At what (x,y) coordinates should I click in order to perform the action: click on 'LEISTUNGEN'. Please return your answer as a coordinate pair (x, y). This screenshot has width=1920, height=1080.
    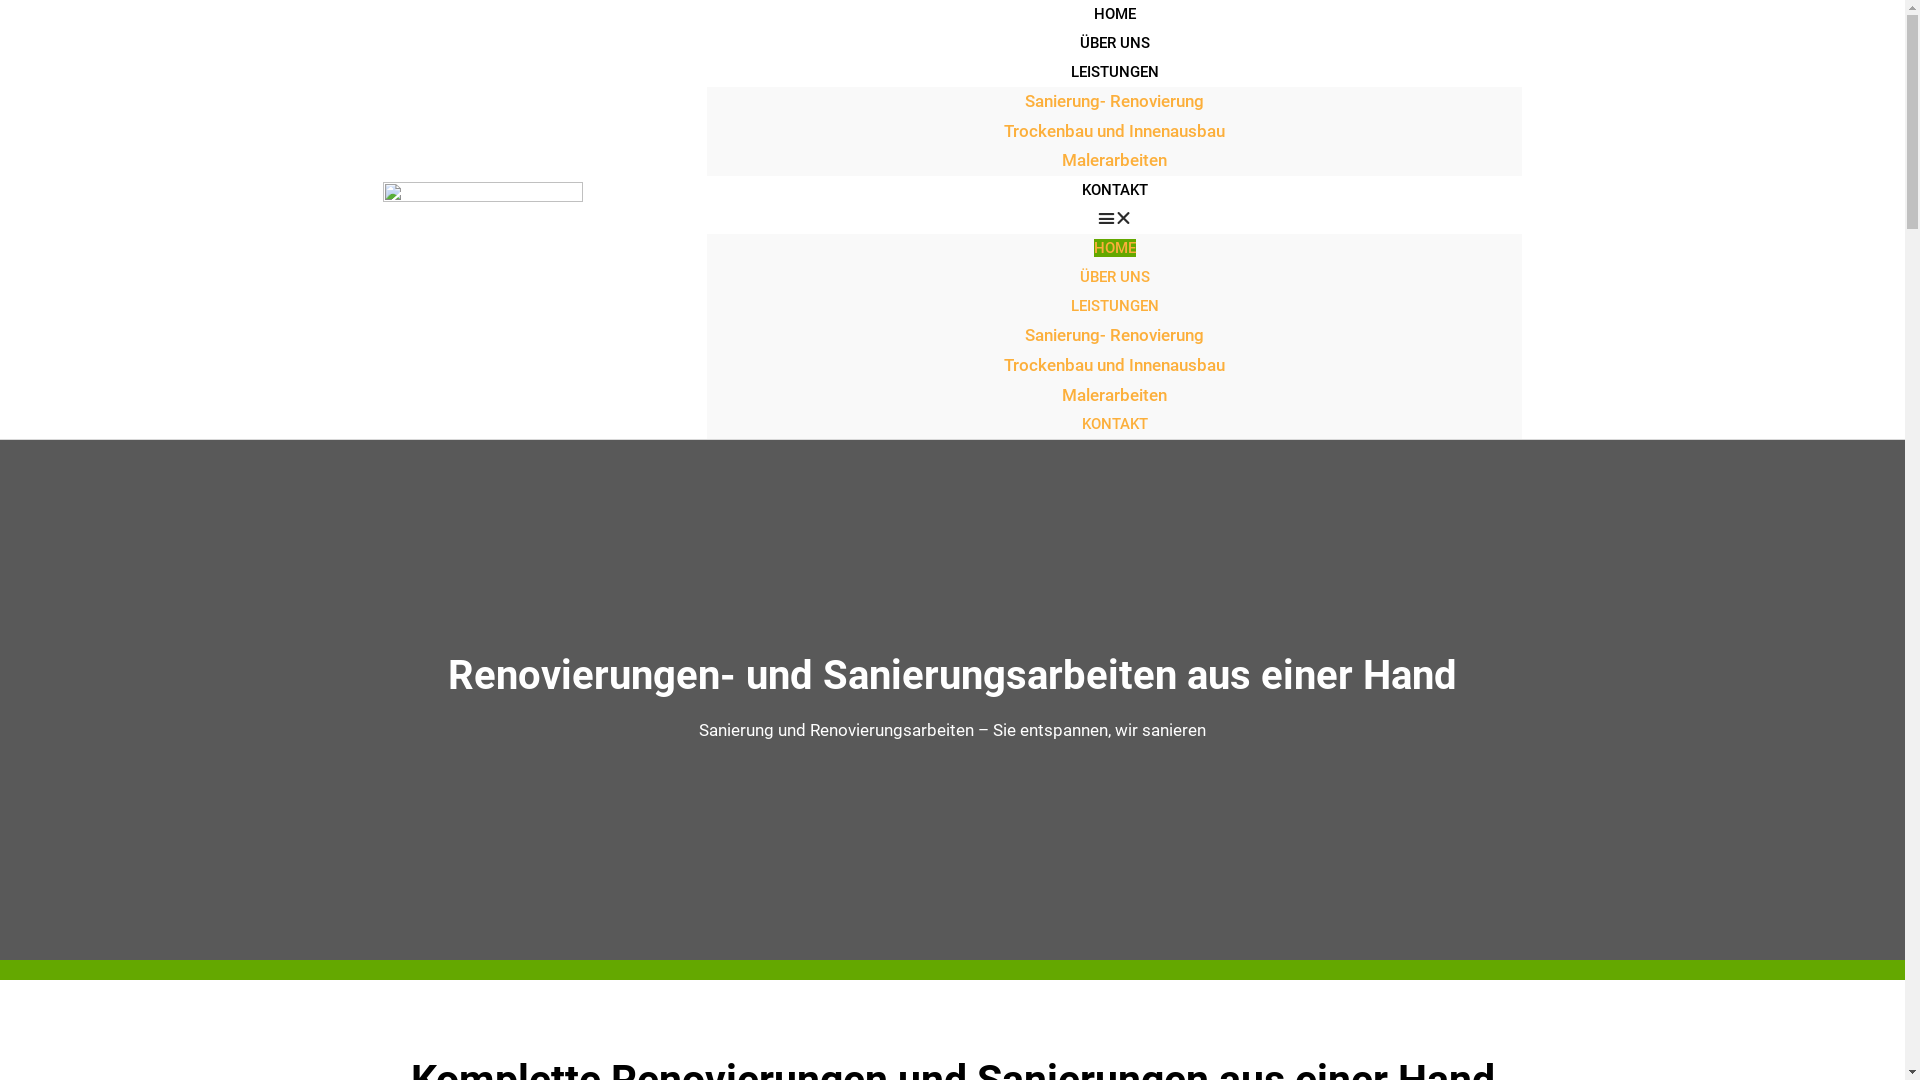
    Looking at the image, I should click on (1113, 71).